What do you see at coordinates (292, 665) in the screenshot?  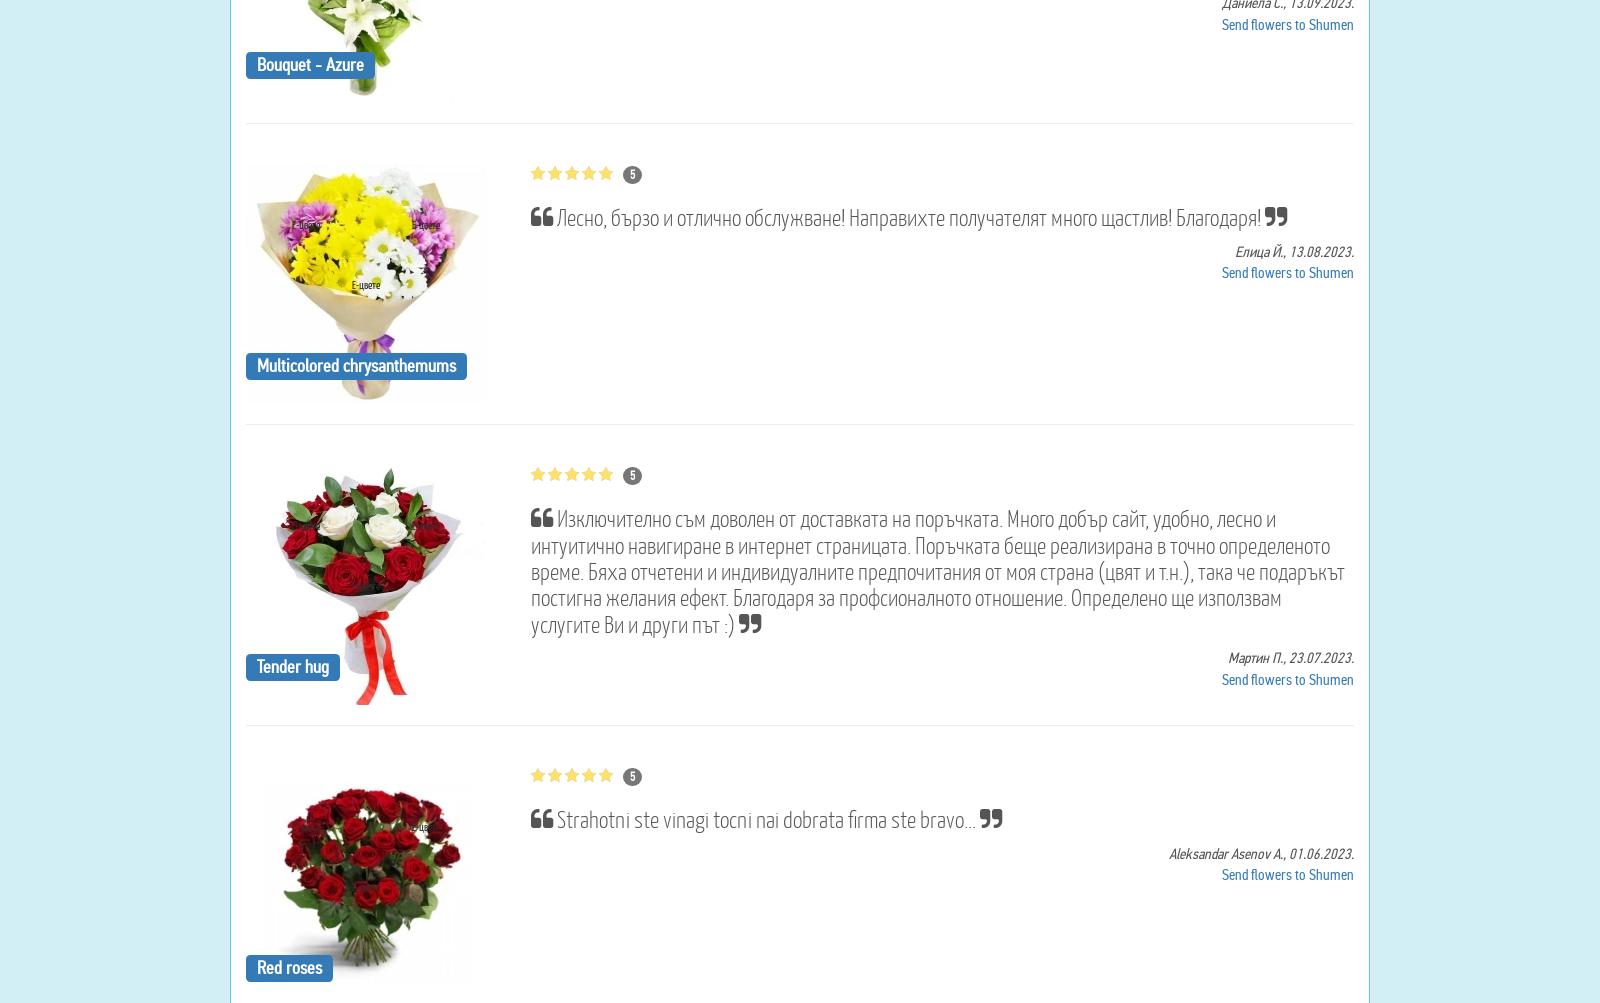 I see `'Tender hug'` at bounding box center [292, 665].